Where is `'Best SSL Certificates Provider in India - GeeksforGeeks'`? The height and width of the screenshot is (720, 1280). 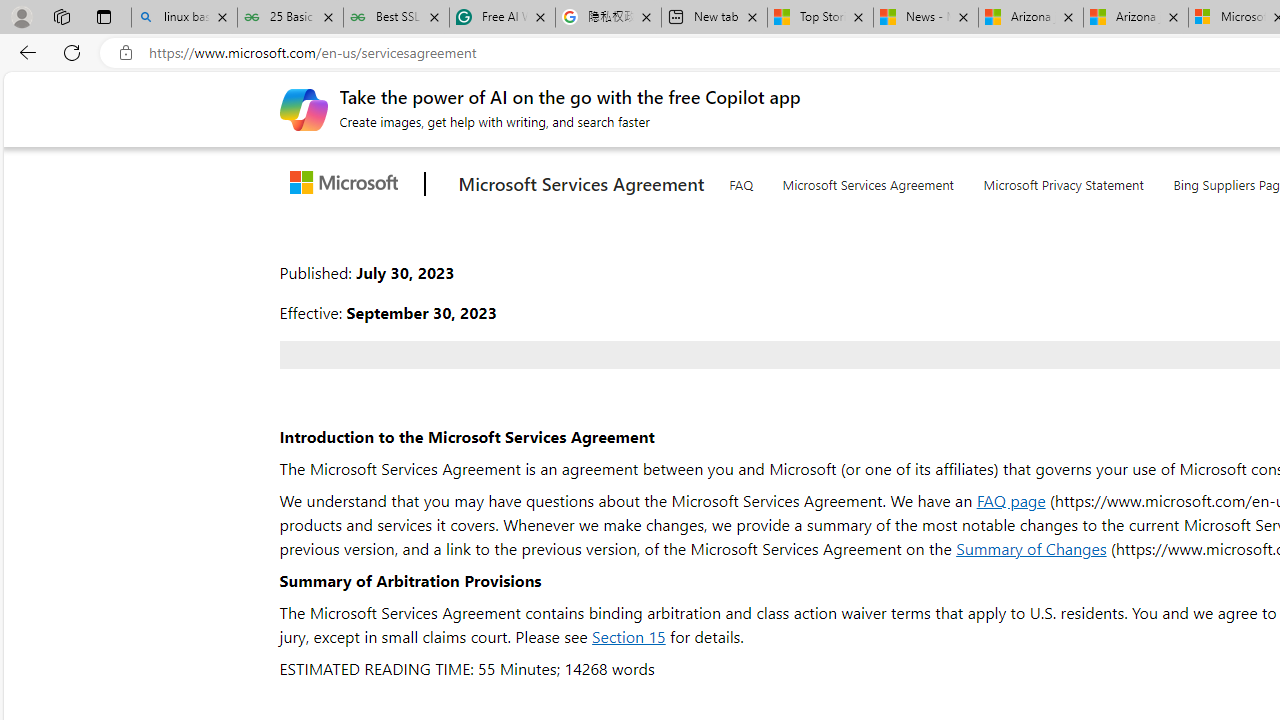
'Best SSL Certificates Provider in India - GeeksforGeeks' is located at coordinates (396, 17).